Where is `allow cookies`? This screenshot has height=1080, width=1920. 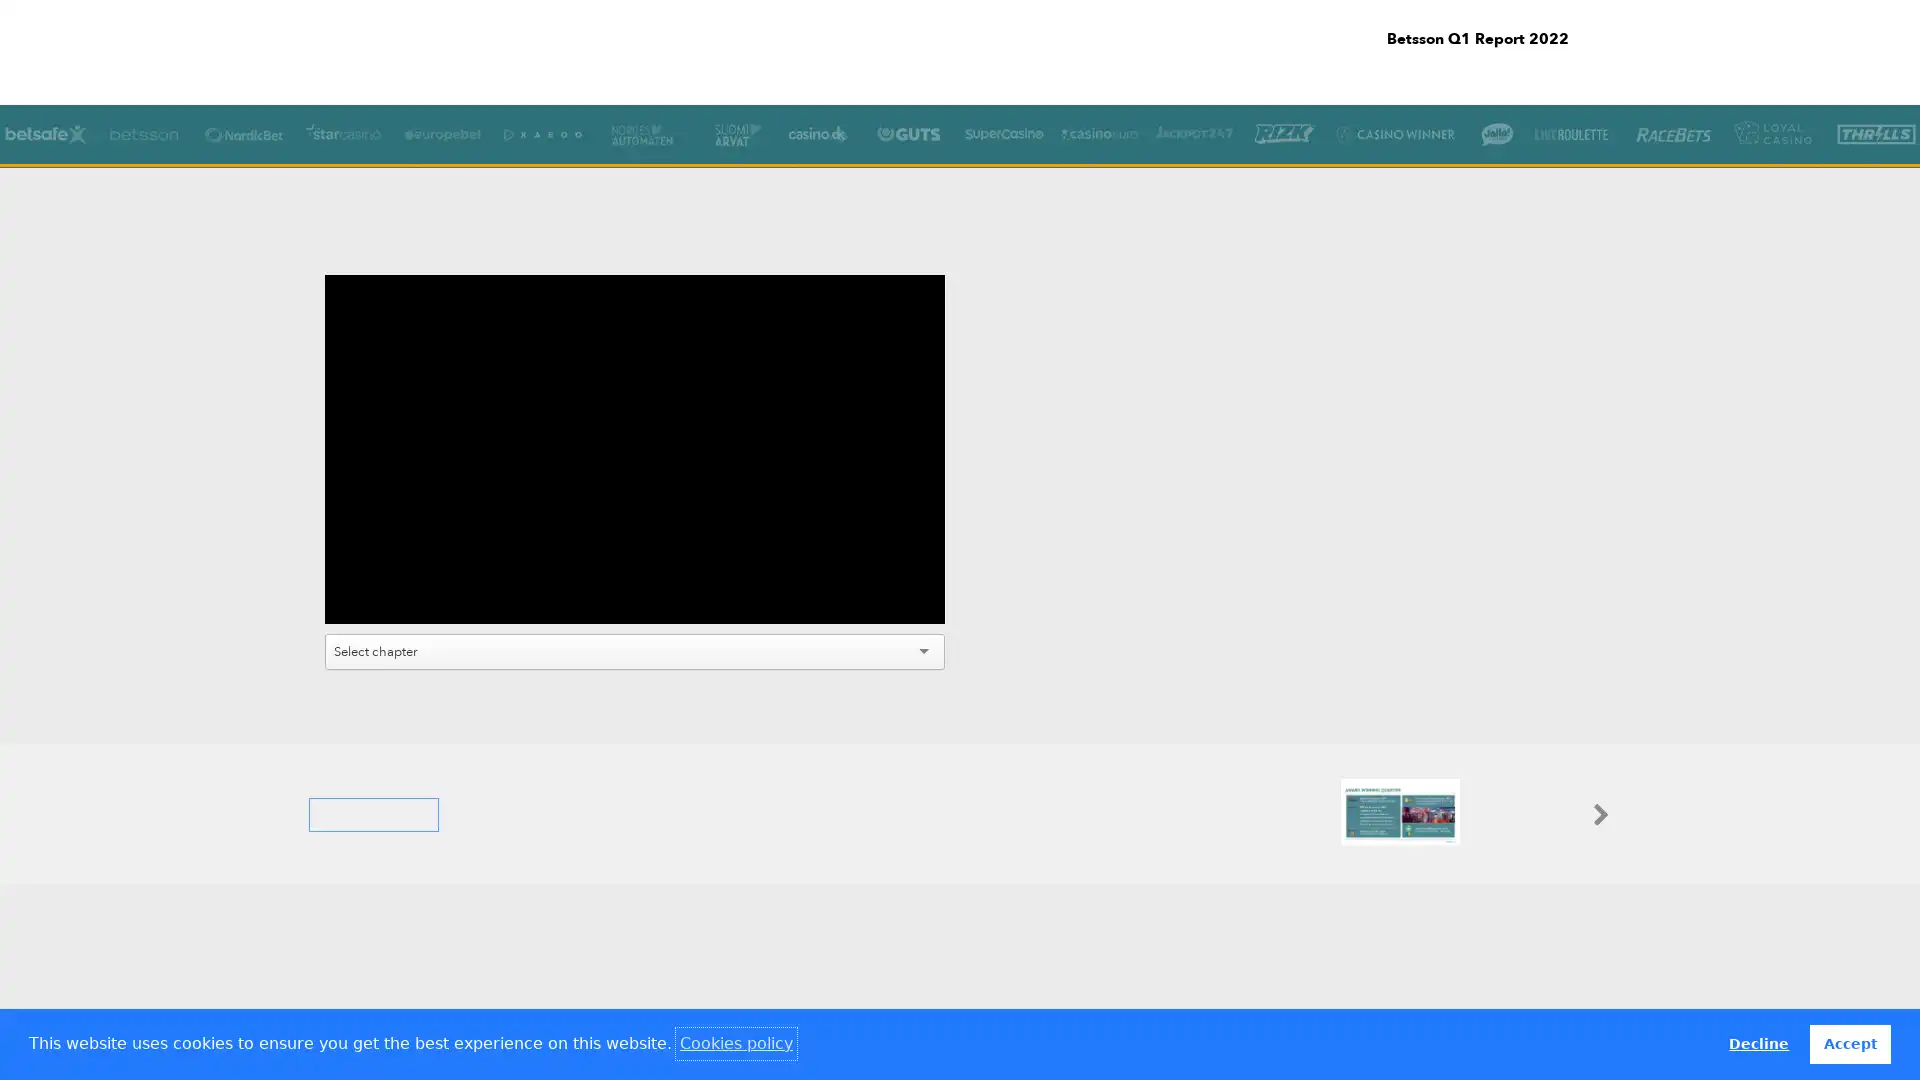
allow cookies is located at coordinates (1849, 1043).